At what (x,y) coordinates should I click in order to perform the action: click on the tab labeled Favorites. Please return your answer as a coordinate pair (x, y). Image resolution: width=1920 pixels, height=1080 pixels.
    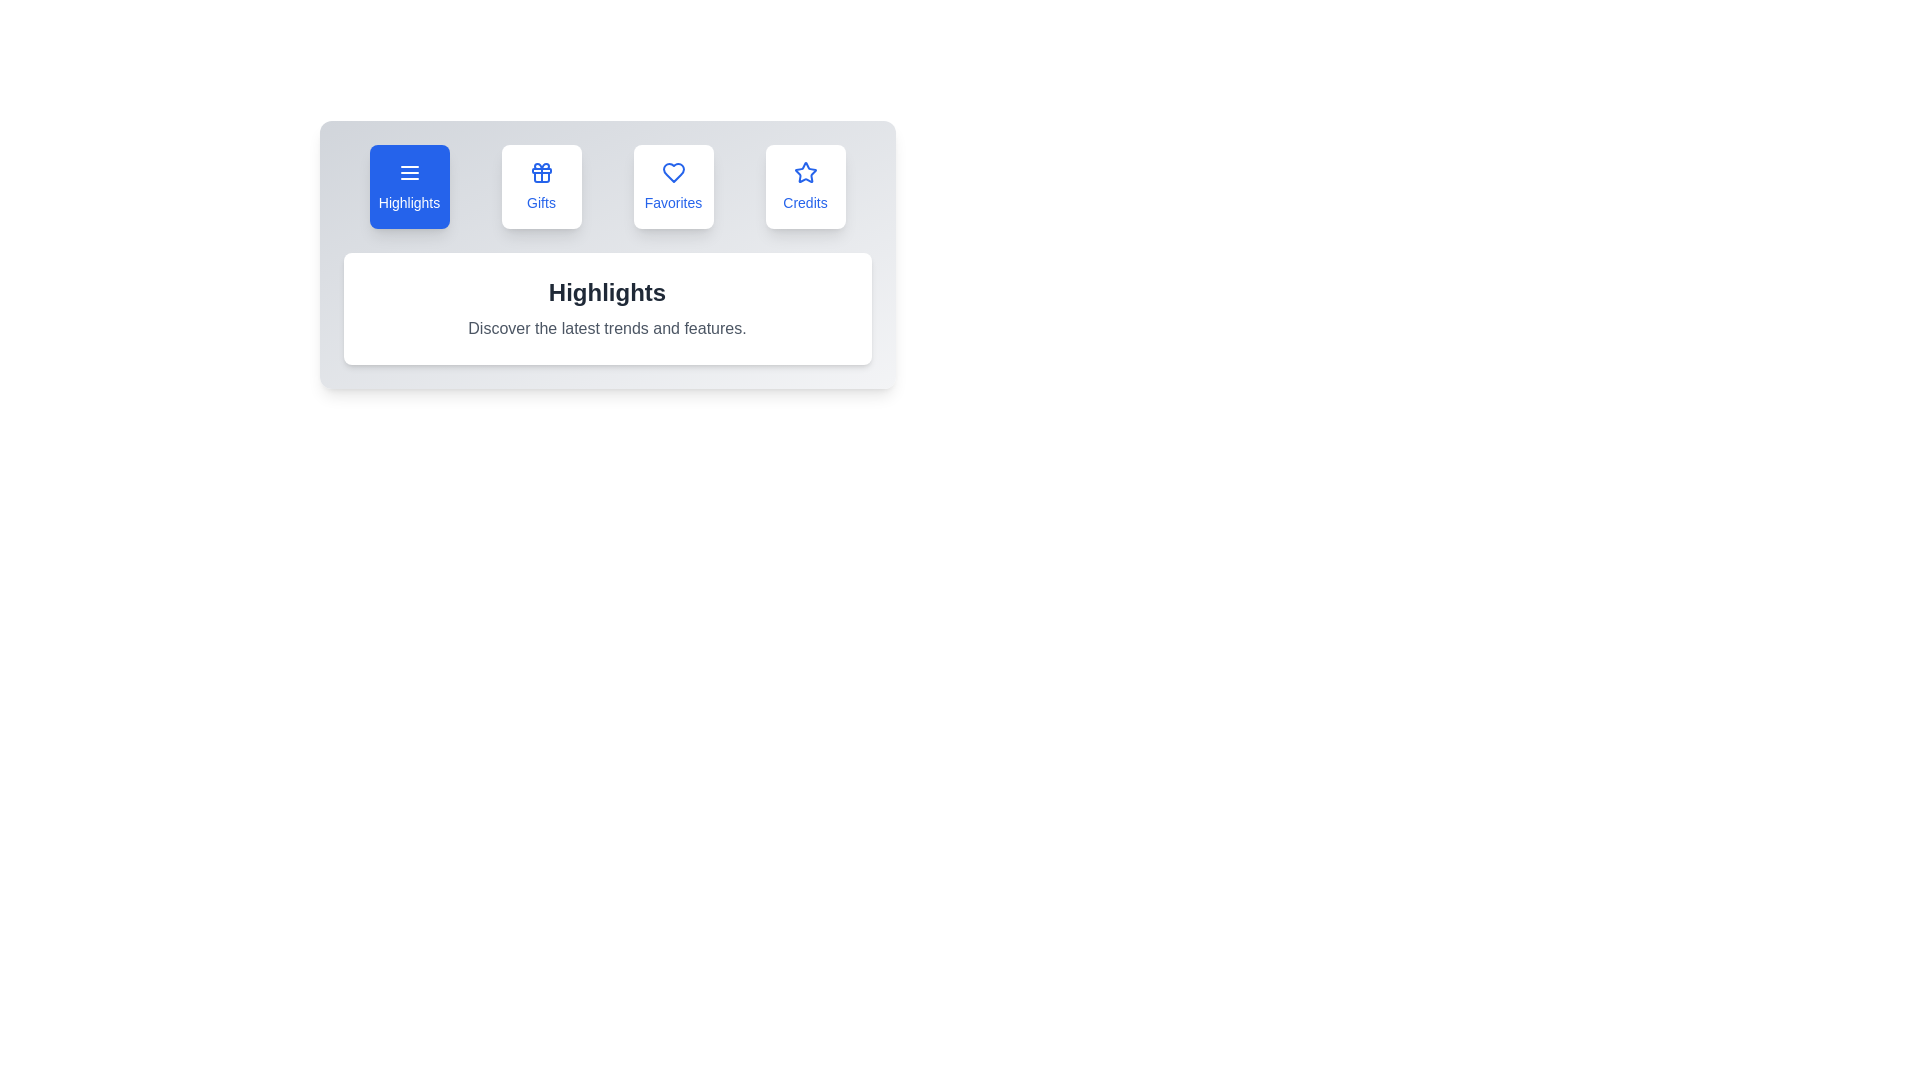
    Looking at the image, I should click on (673, 186).